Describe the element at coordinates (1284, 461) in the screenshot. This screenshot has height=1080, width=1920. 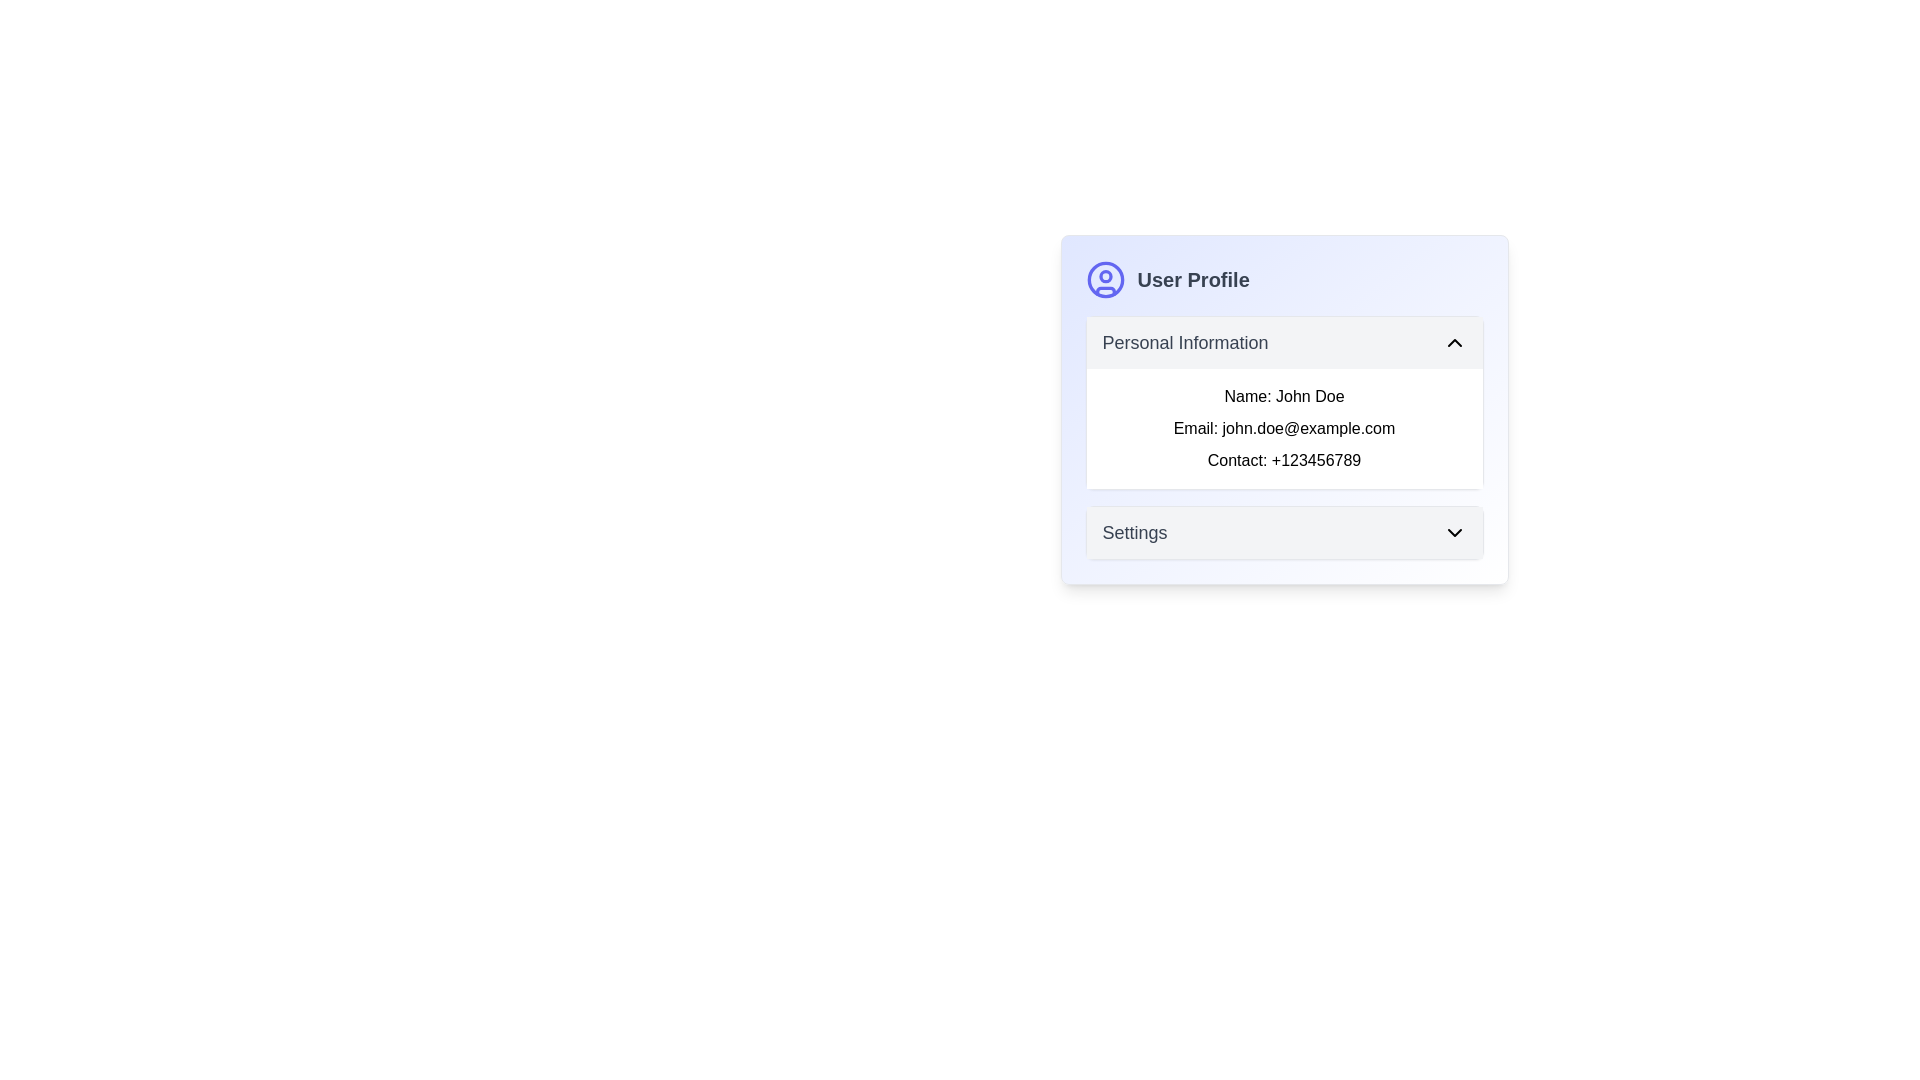
I see `the static text label displaying the contact number in the 'Personal Information' section of the 'User Profile' card, which is the third entry in a vertical list under the 'Email' field` at that location.